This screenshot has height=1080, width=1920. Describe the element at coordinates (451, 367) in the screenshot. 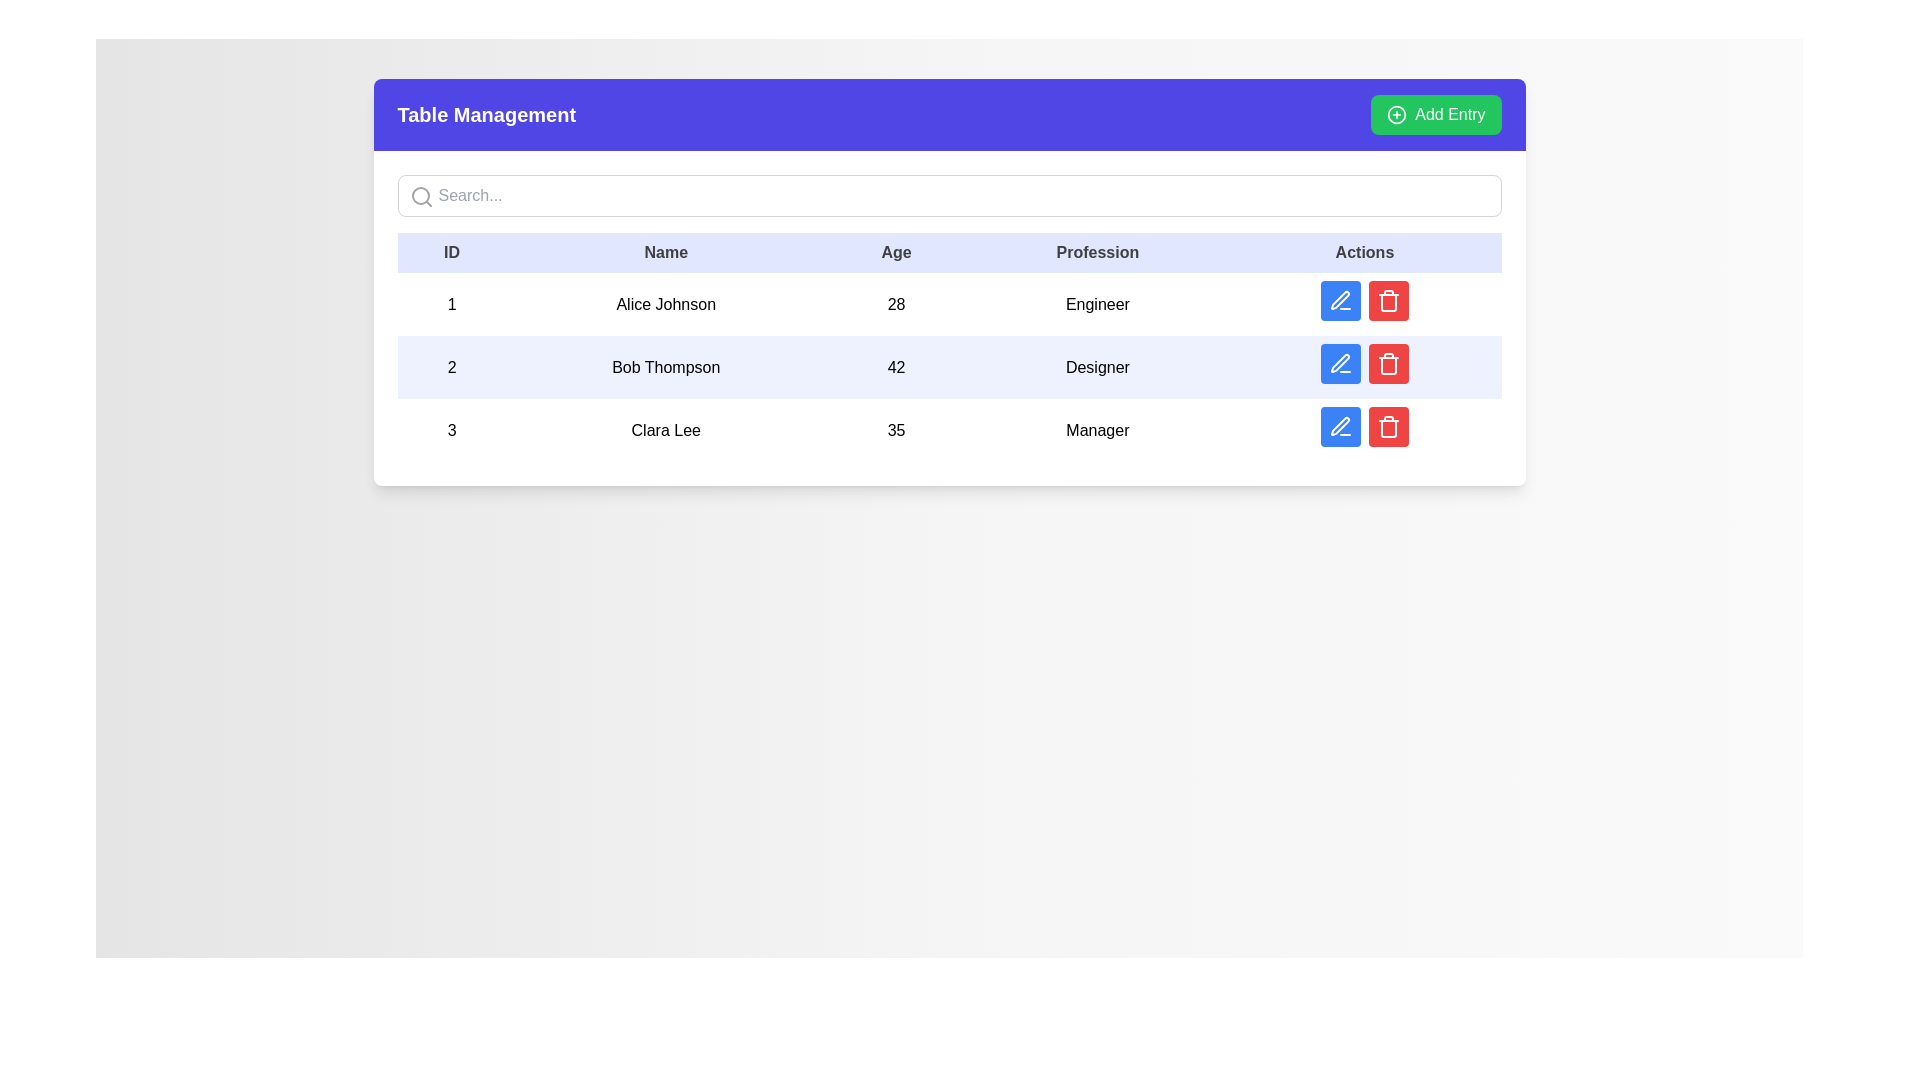

I see `the bold numeric value '2' in the table cell under the 'ID' column for the entry 'Bob Thompson'` at that location.